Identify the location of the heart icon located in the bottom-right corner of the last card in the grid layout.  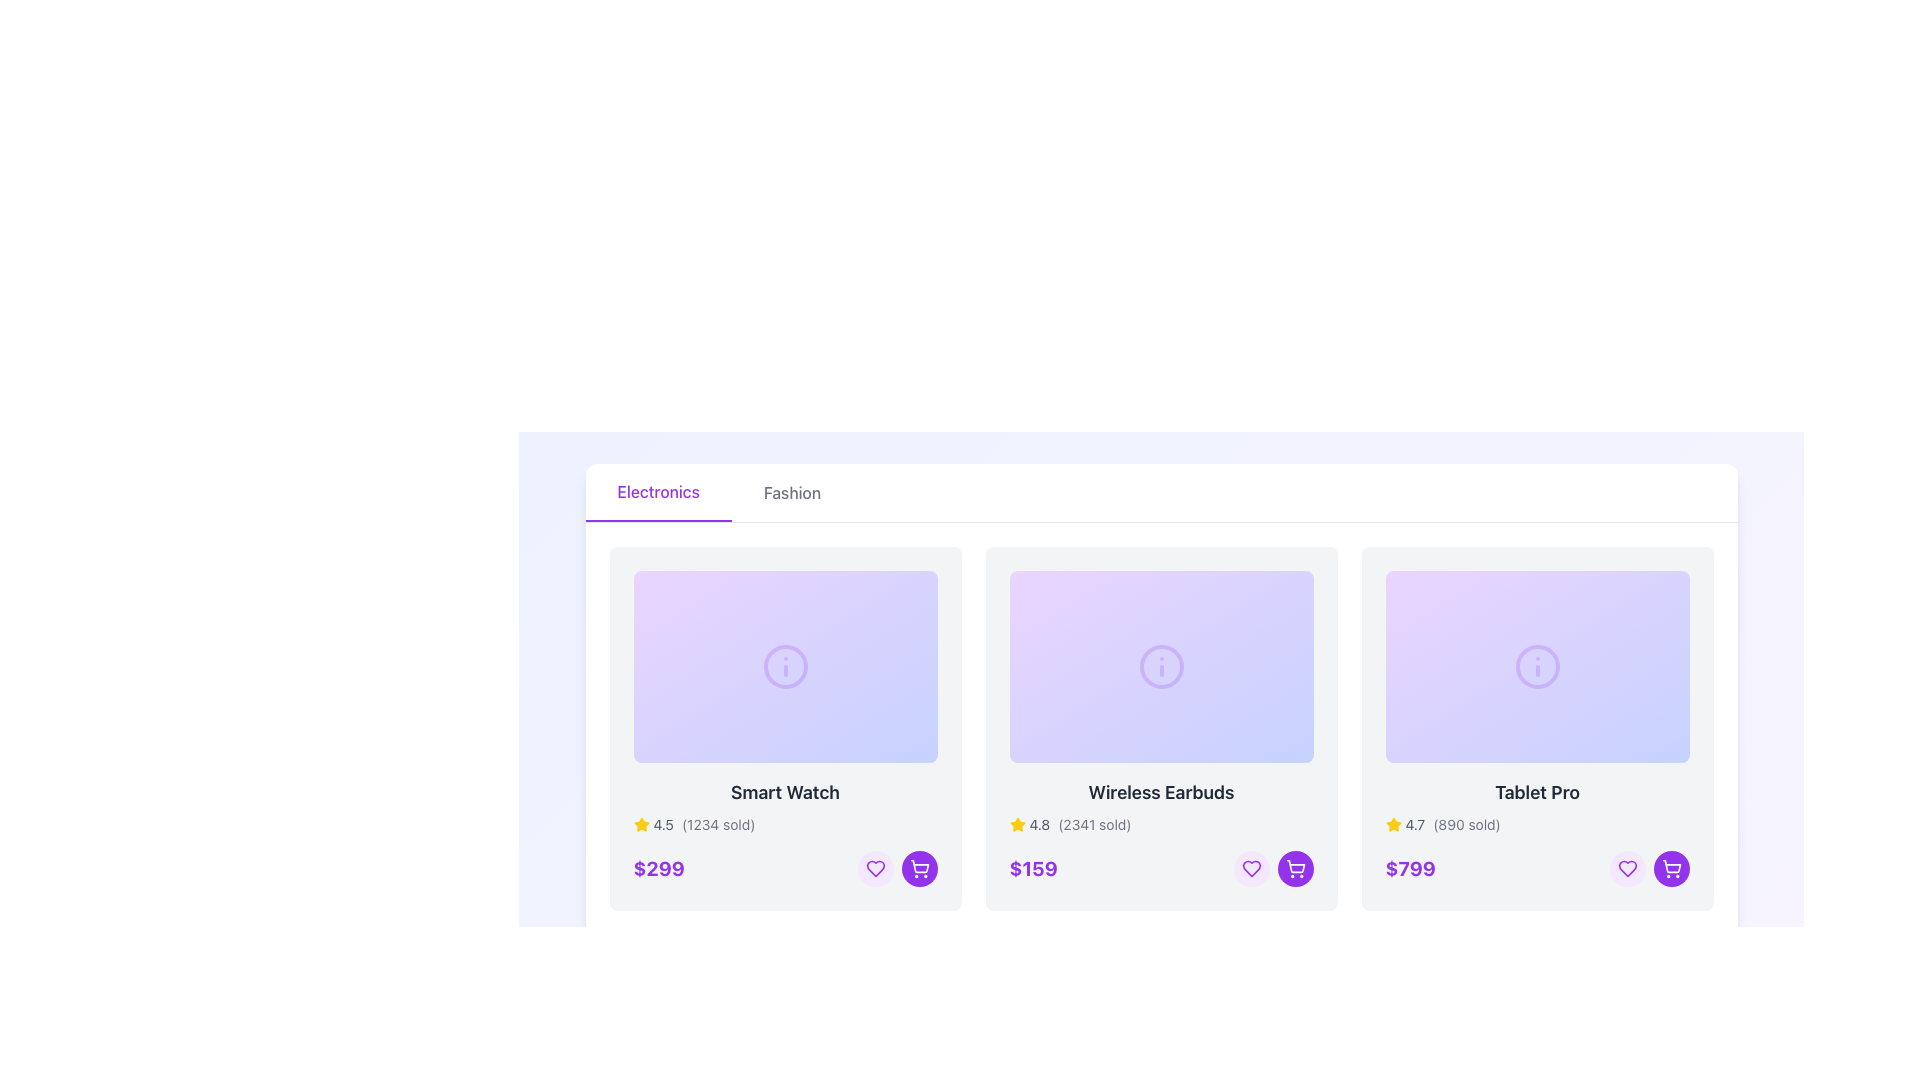
(1627, 867).